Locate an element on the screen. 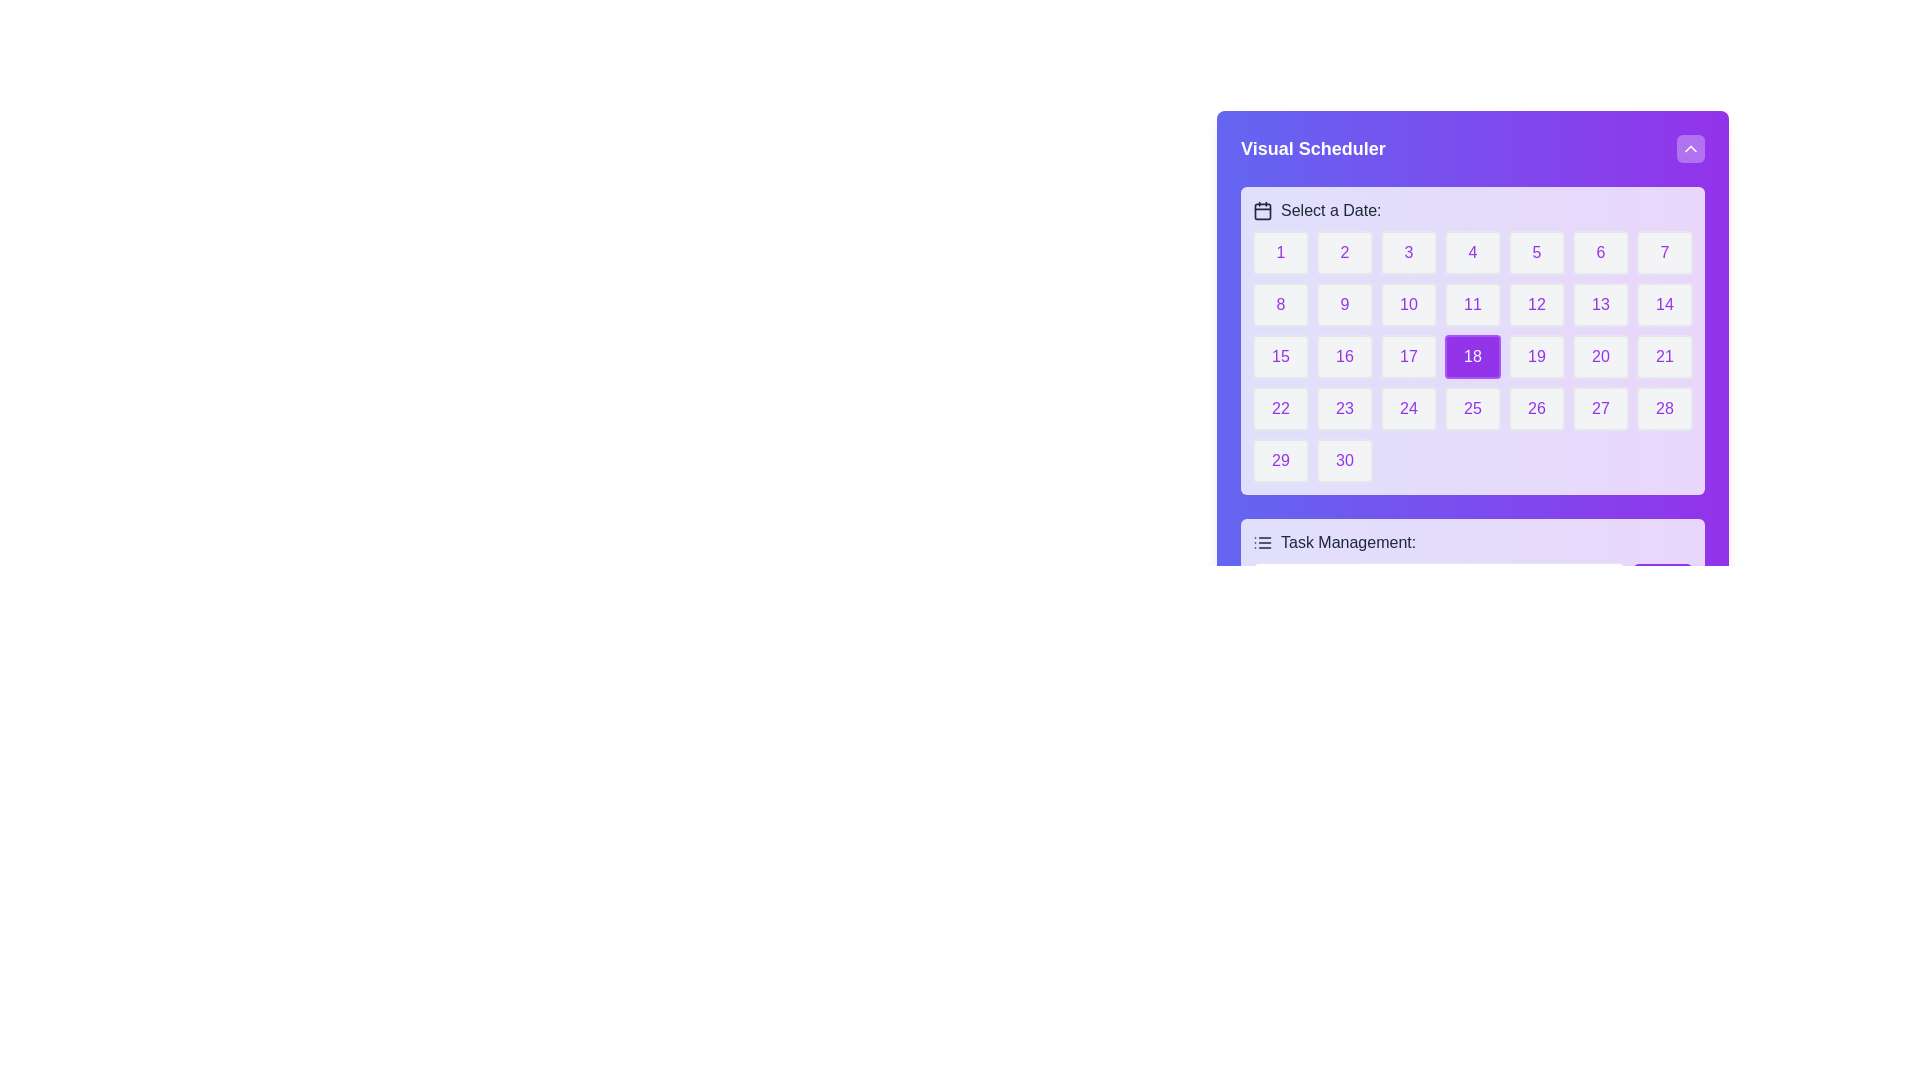  the date selection button located in the third row and fifth column of the calendar widget is located at coordinates (1535, 356).